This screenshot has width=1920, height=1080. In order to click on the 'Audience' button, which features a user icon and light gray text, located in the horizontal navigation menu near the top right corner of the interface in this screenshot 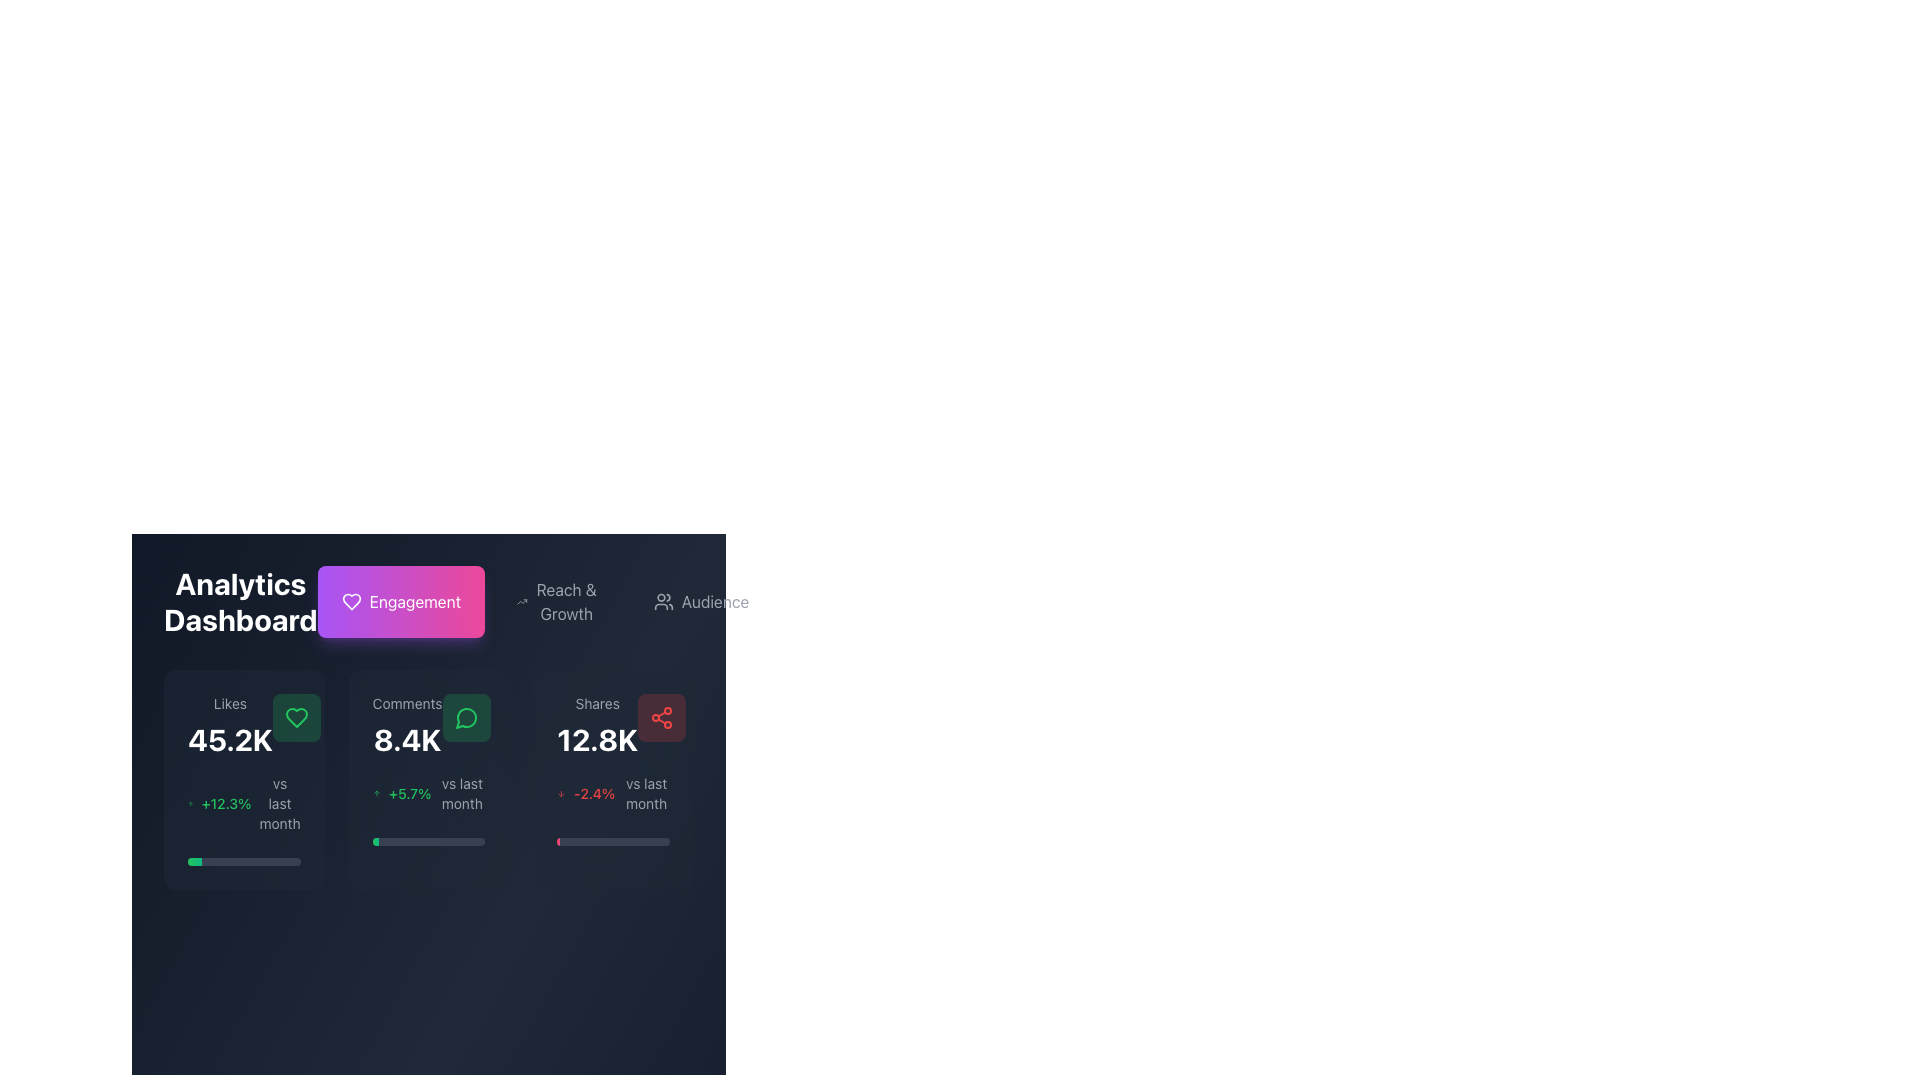, I will do `click(701, 600)`.